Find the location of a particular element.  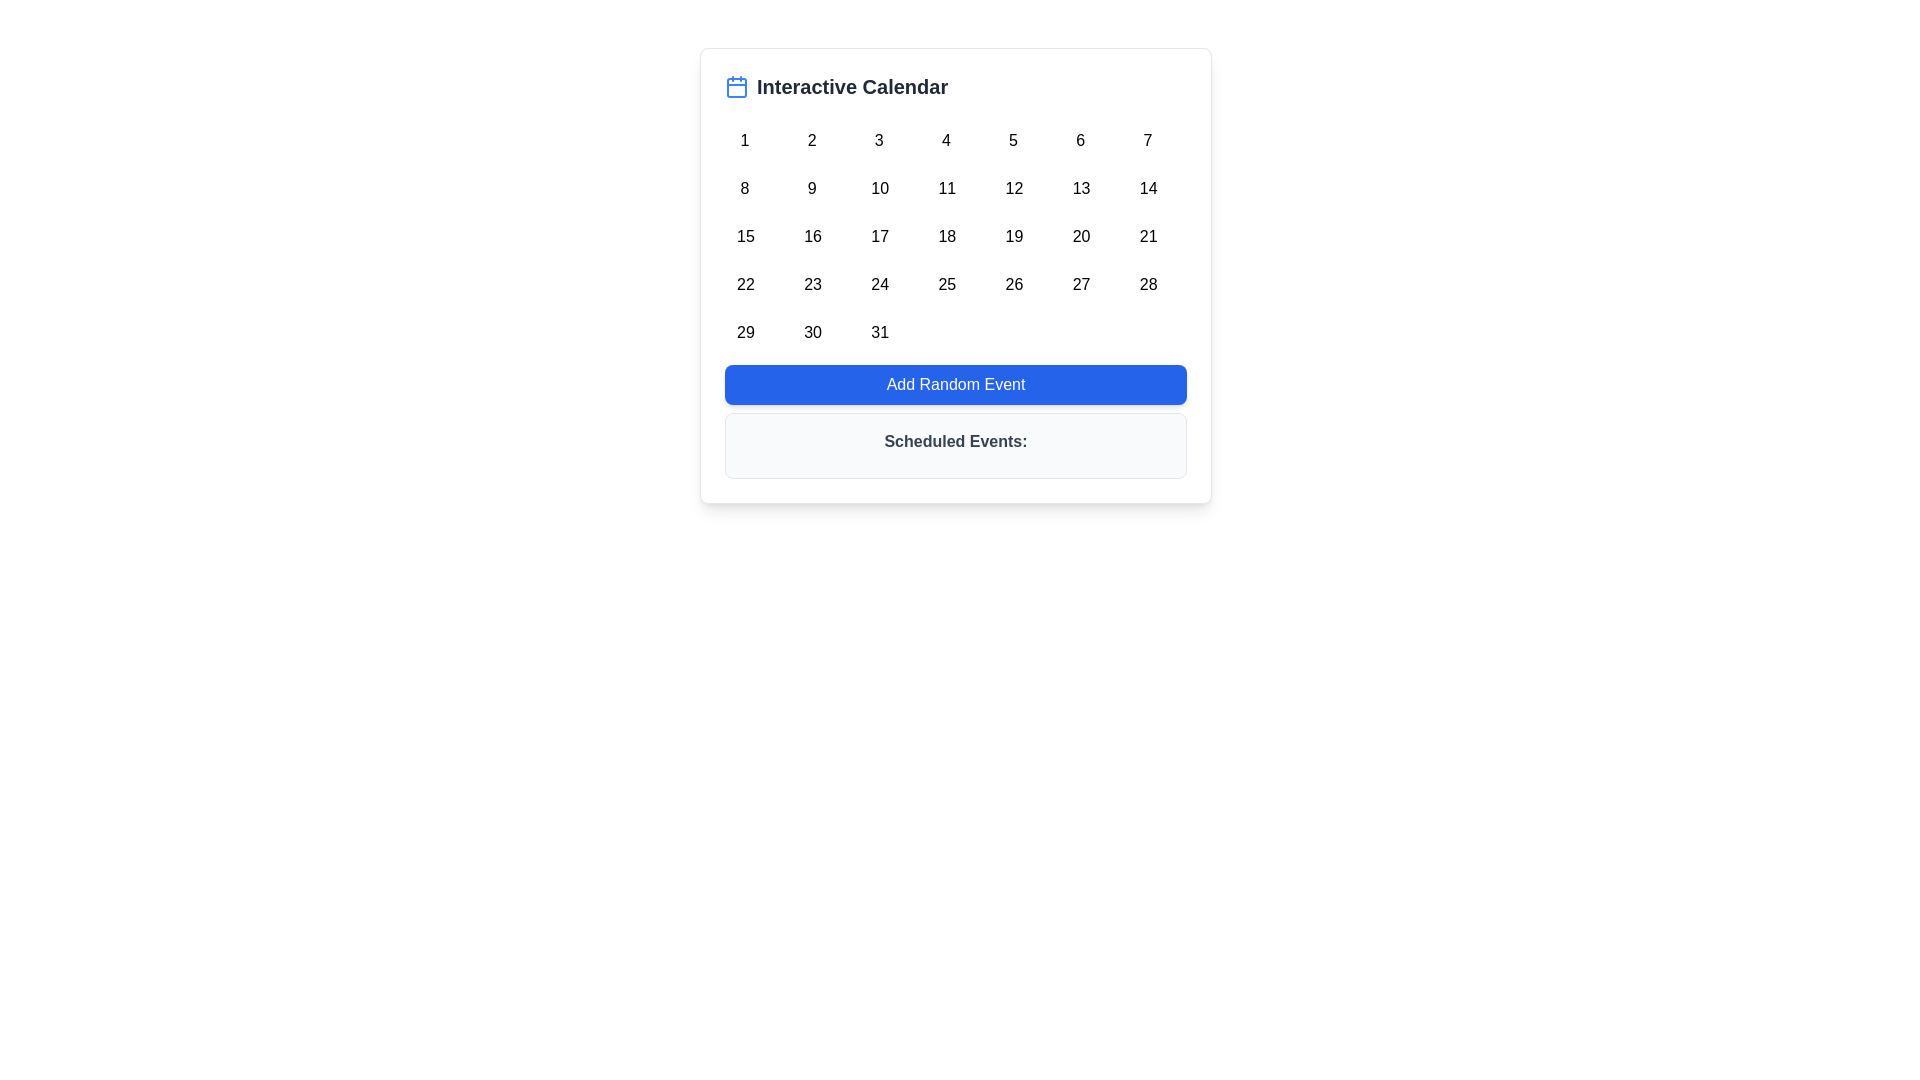

the decorative icon associated with the 'Interactive Calendar' title, which is positioned to the leftmost side of the text content is located at coordinates (736, 86).